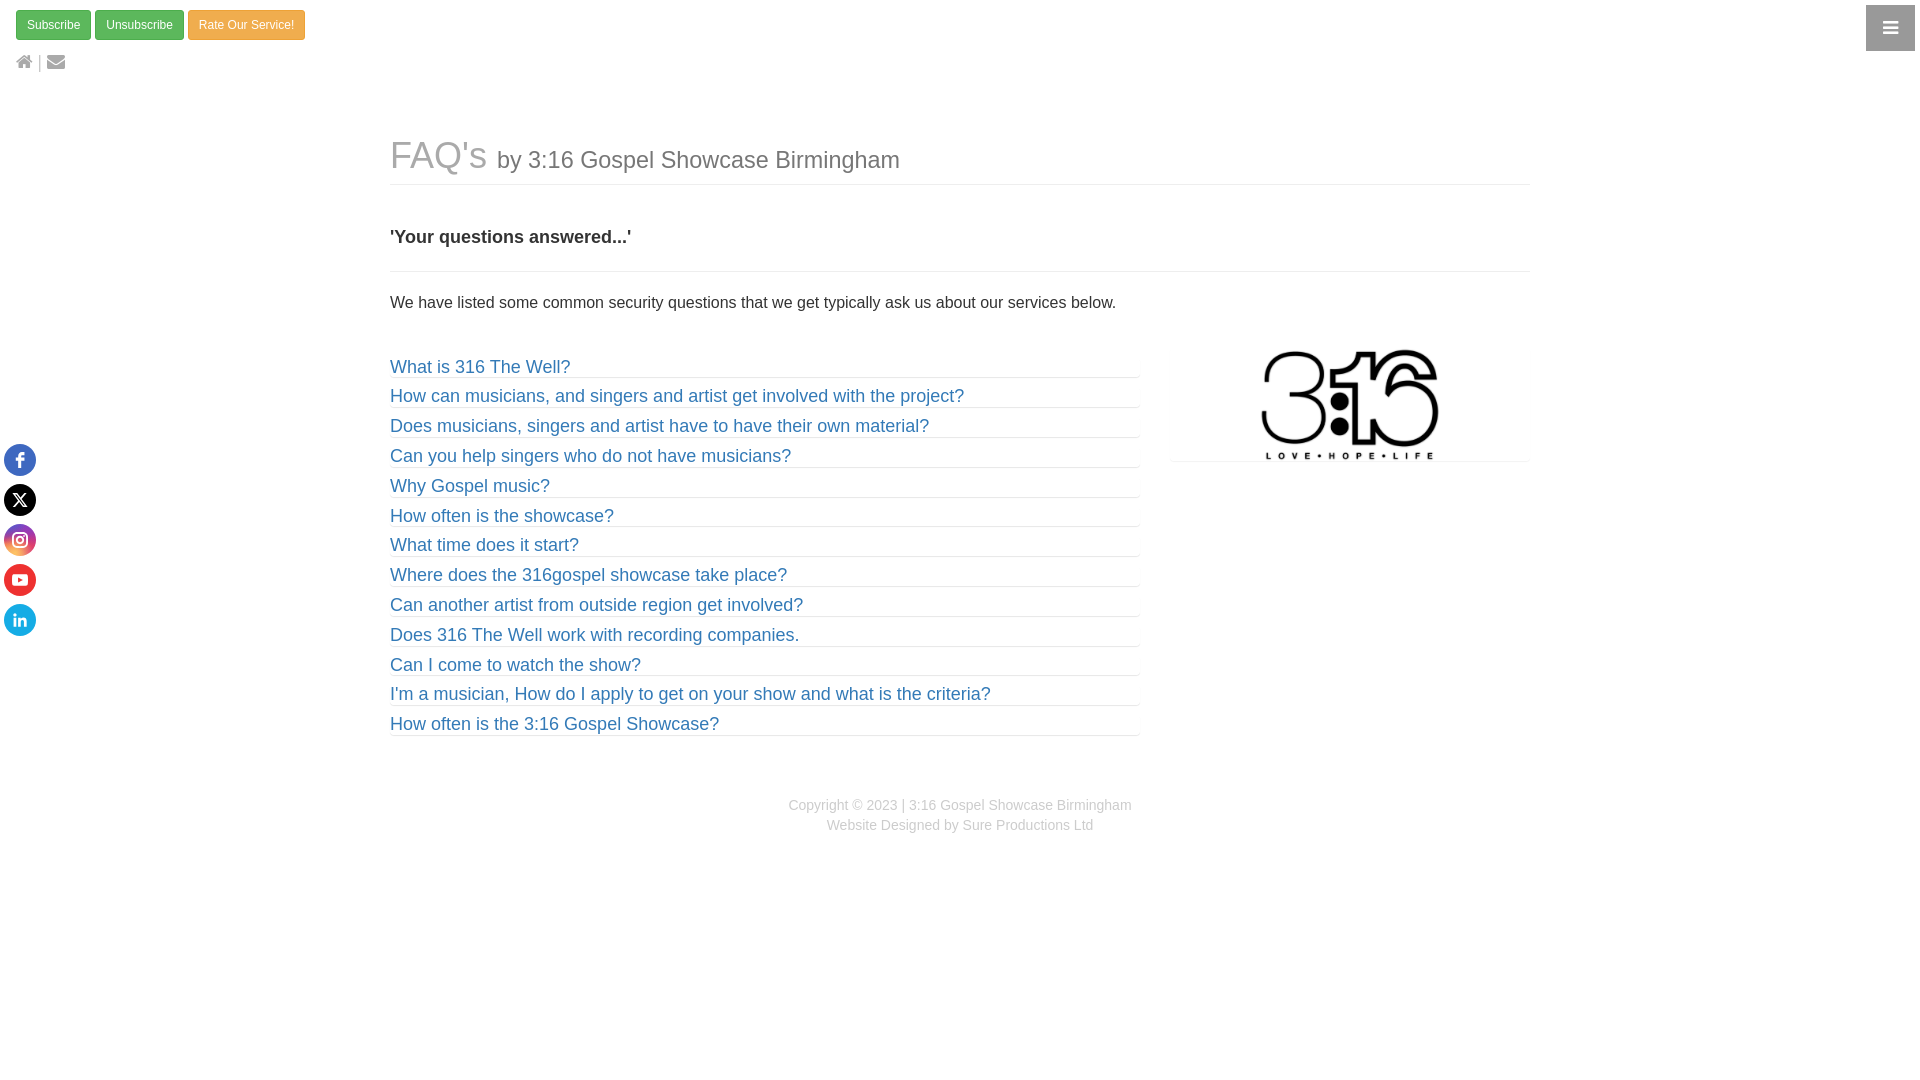 Image resolution: width=1920 pixels, height=1080 pixels. What do you see at coordinates (595, 604) in the screenshot?
I see `'Can another artist from outside region get involved?'` at bounding box center [595, 604].